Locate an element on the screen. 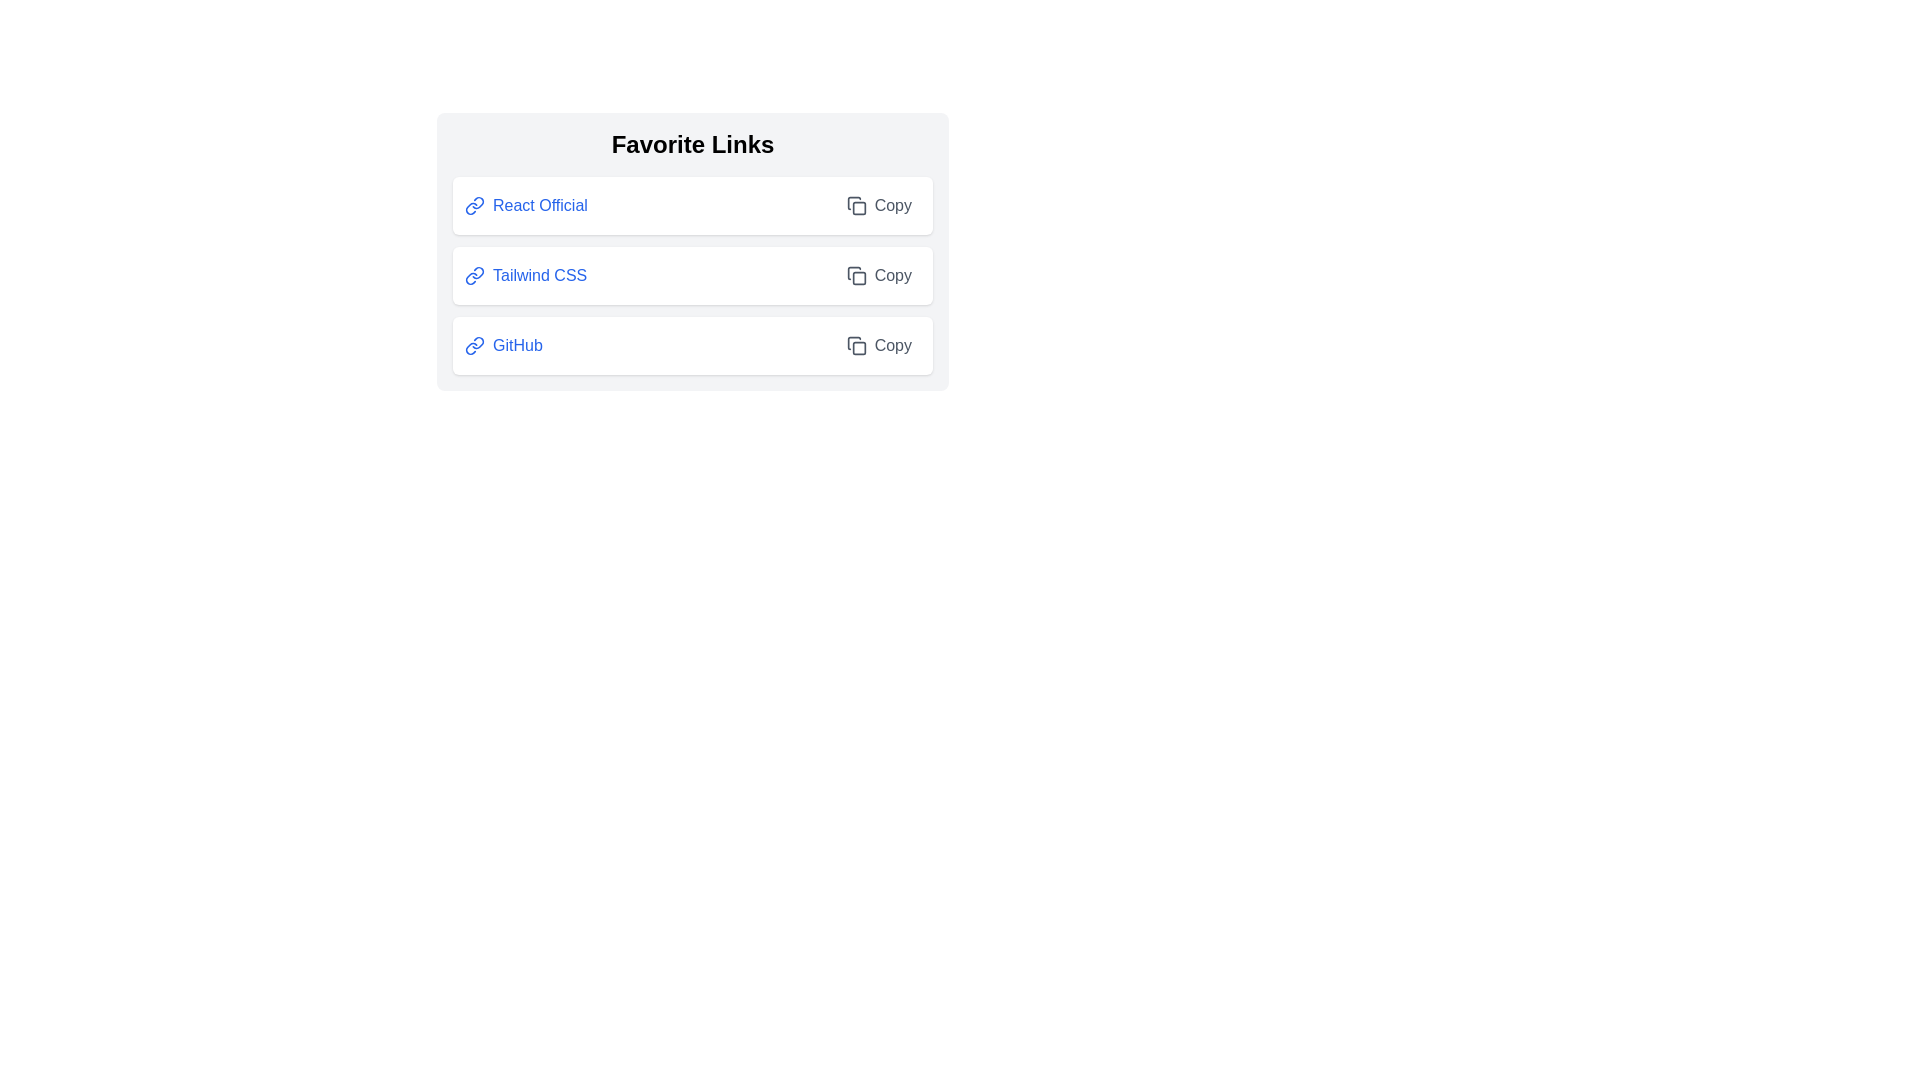 The width and height of the screenshot is (1920, 1080). the hyperlink text in the 'Favorite Links' list, which leads to 'https://reactjs.org' is located at coordinates (540, 205).